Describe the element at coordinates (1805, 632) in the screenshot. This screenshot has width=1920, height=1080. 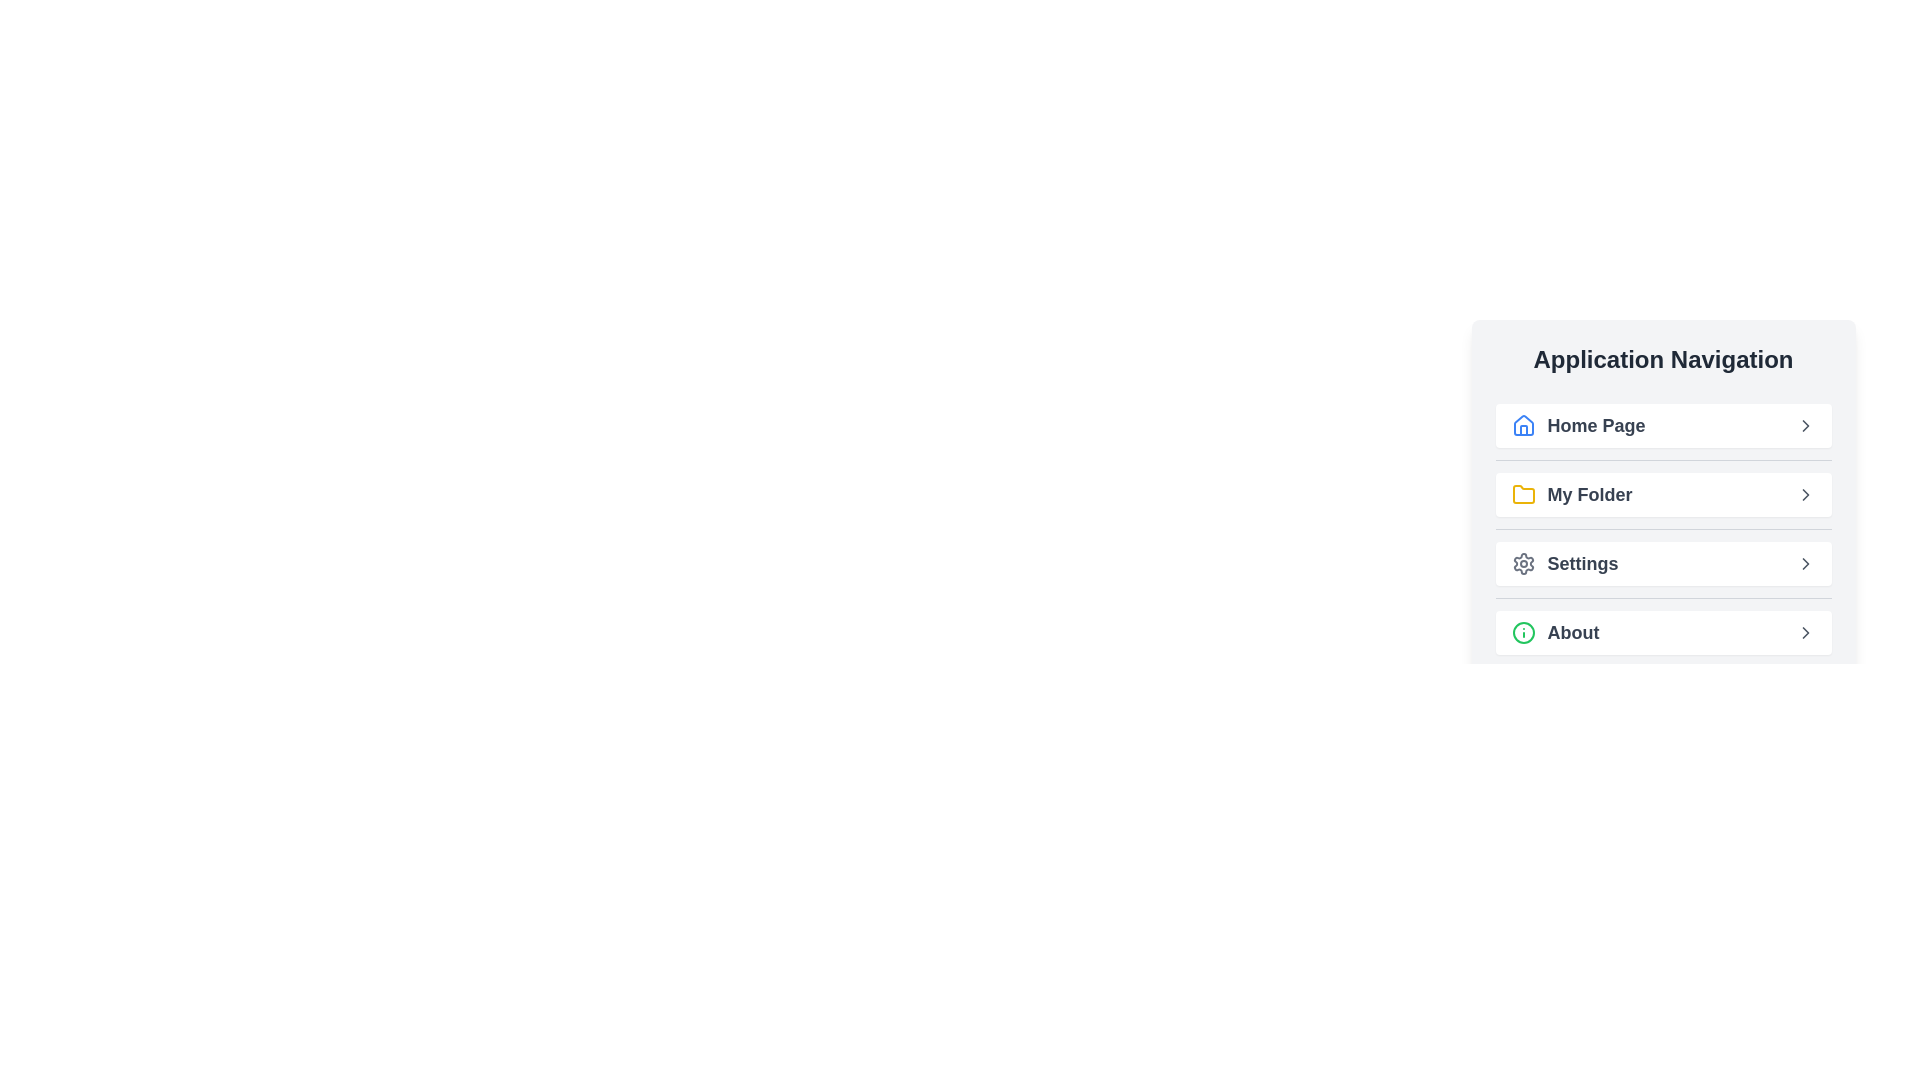
I see `the right-facing chevron icon located inside the 'About' navigation entry, positioned at the far right edge of the entry row` at that location.